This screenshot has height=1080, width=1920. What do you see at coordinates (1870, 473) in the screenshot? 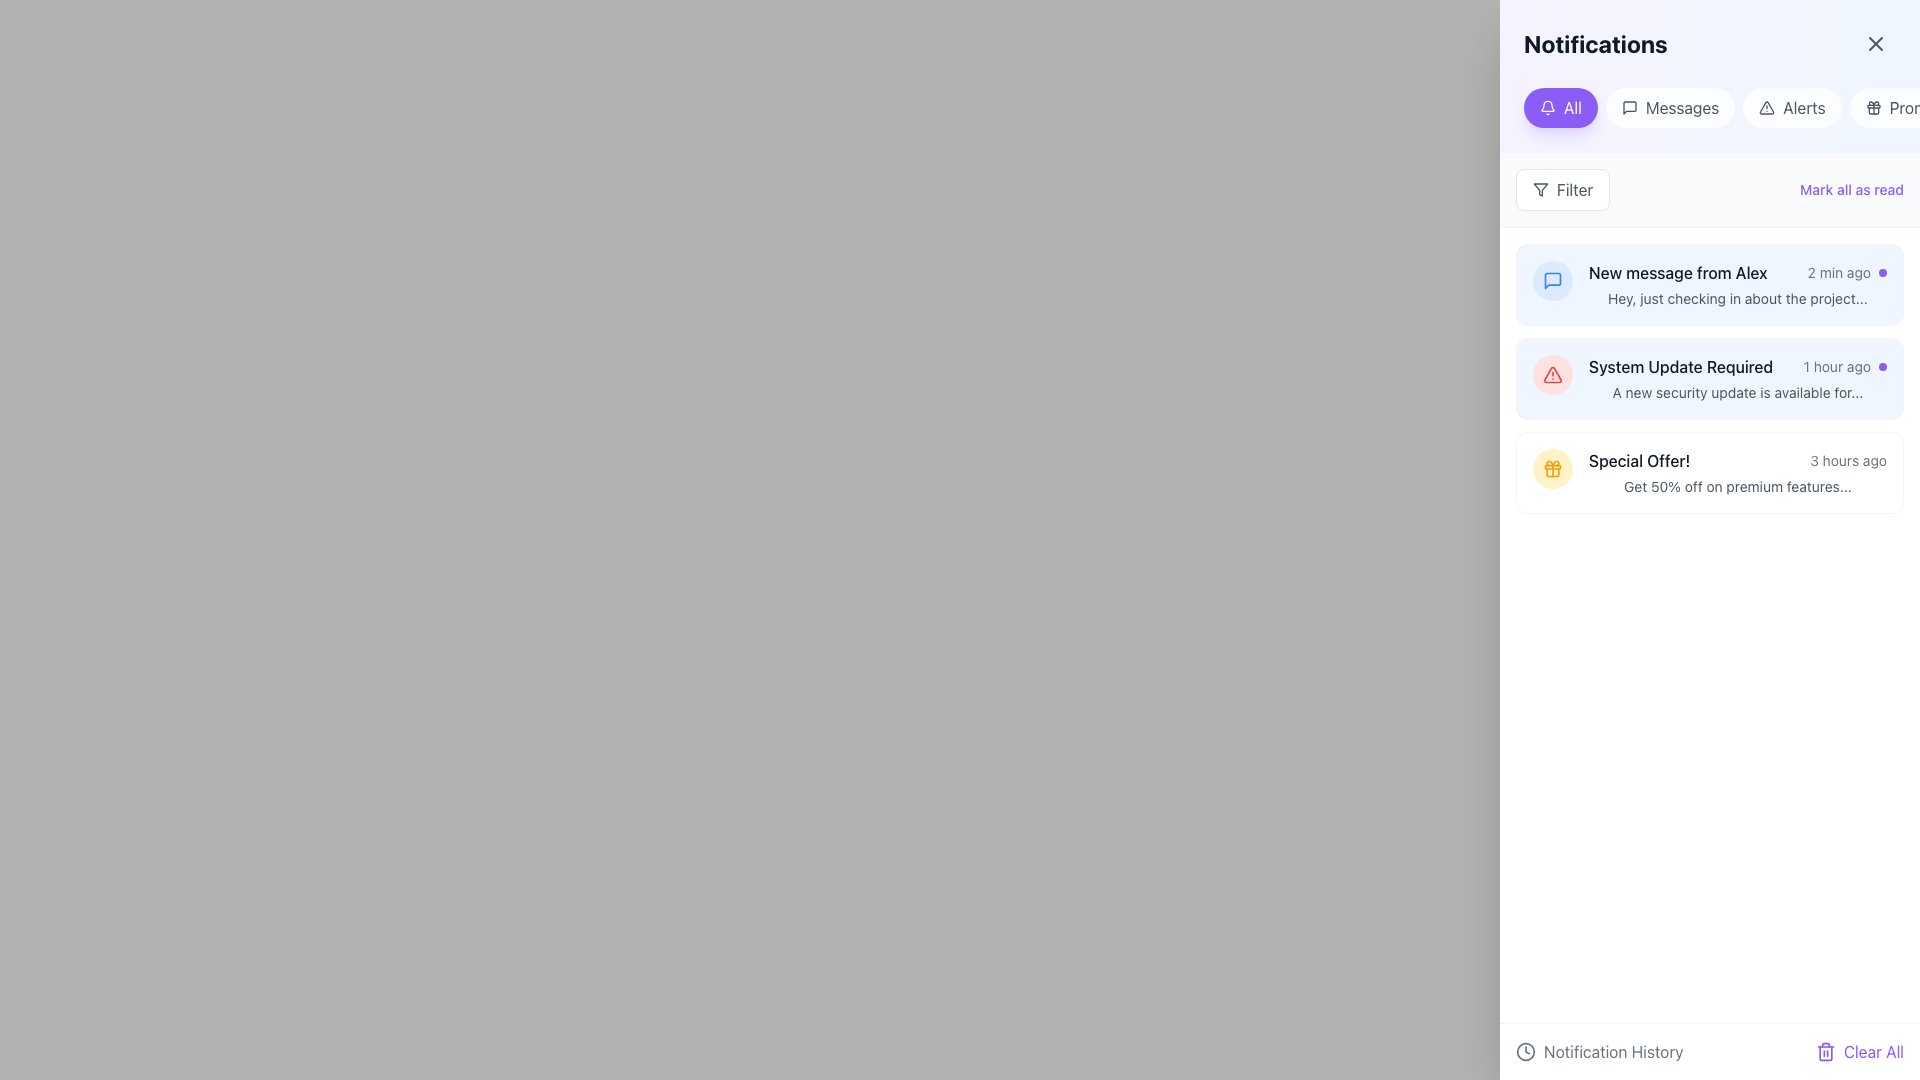
I see `the Ellipsis menu button located in the rightmost section of the third notification card in the 'Notifications' panel` at bounding box center [1870, 473].